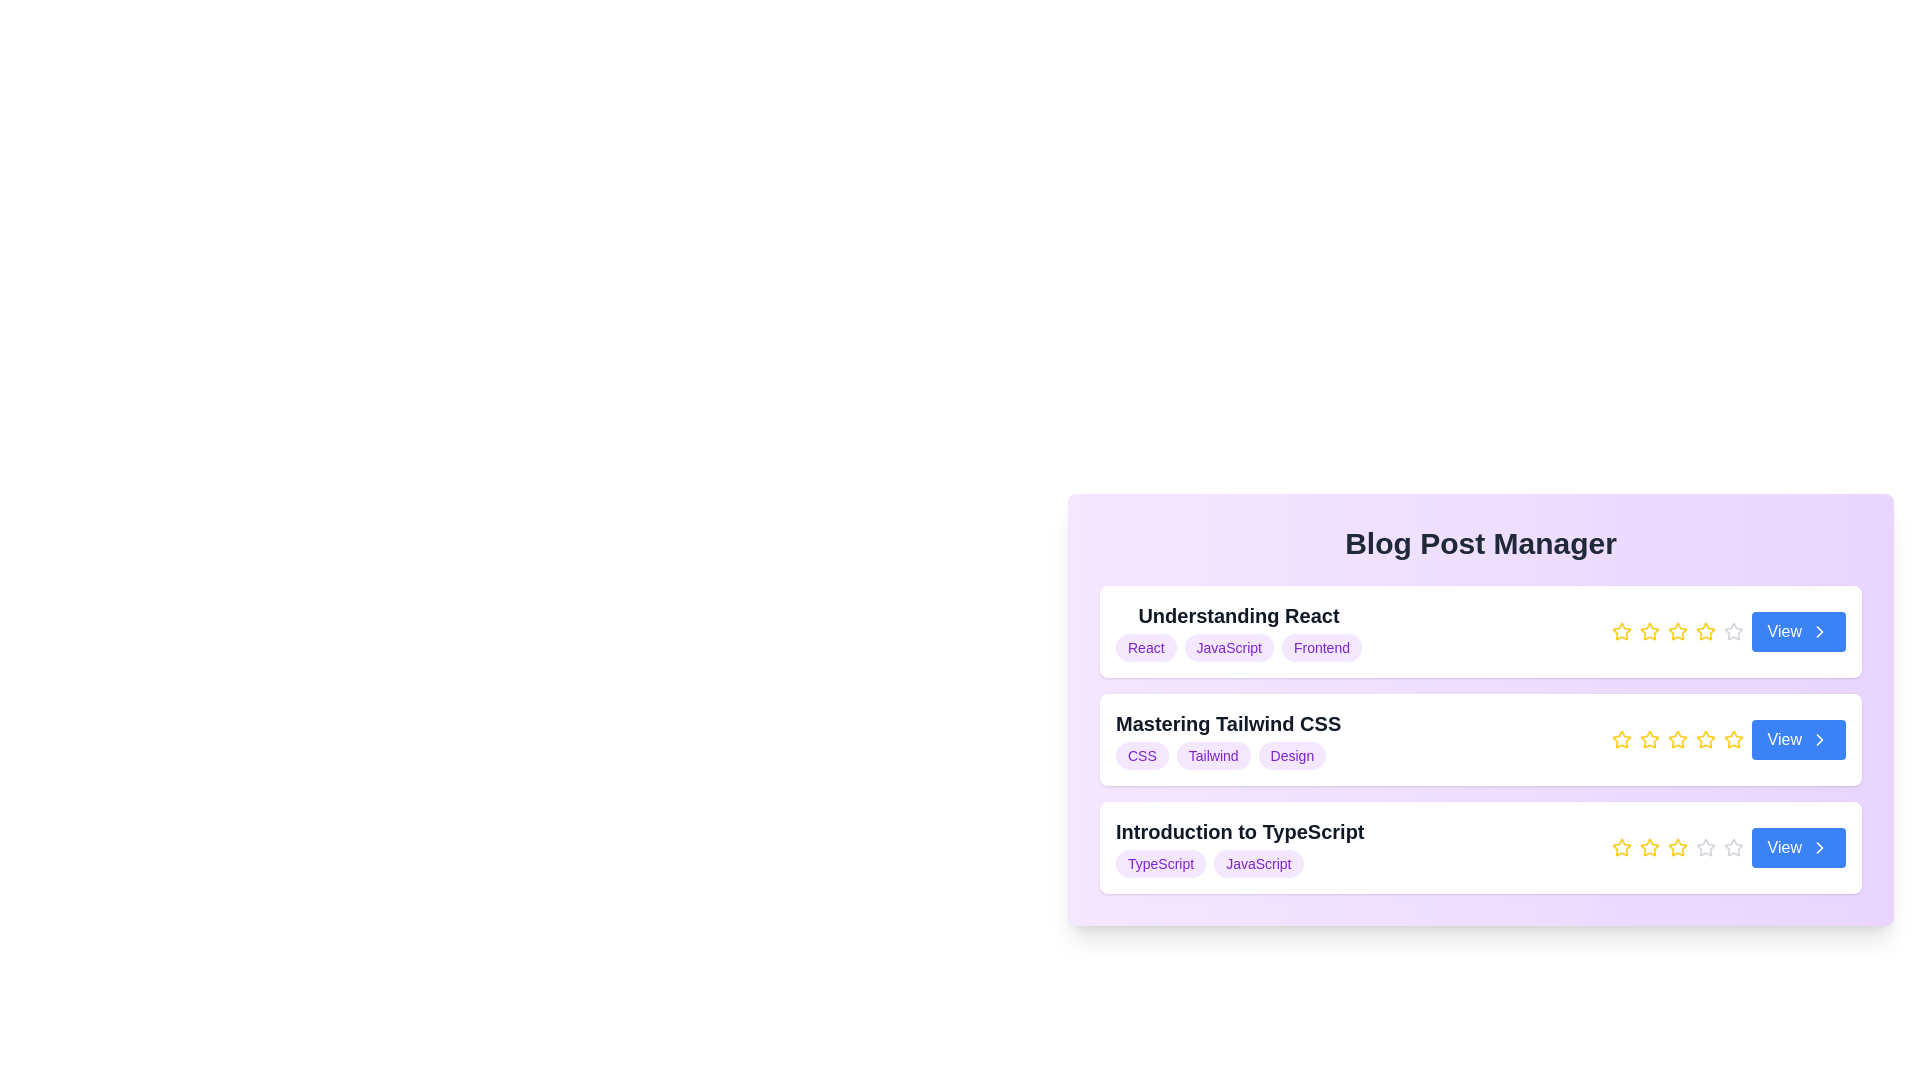 This screenshot has height=1080, width=1920. I want to click on the fourth star icon in the five-star rating system for the 'Introduction to TypeScript' post, so click(1732, 847).